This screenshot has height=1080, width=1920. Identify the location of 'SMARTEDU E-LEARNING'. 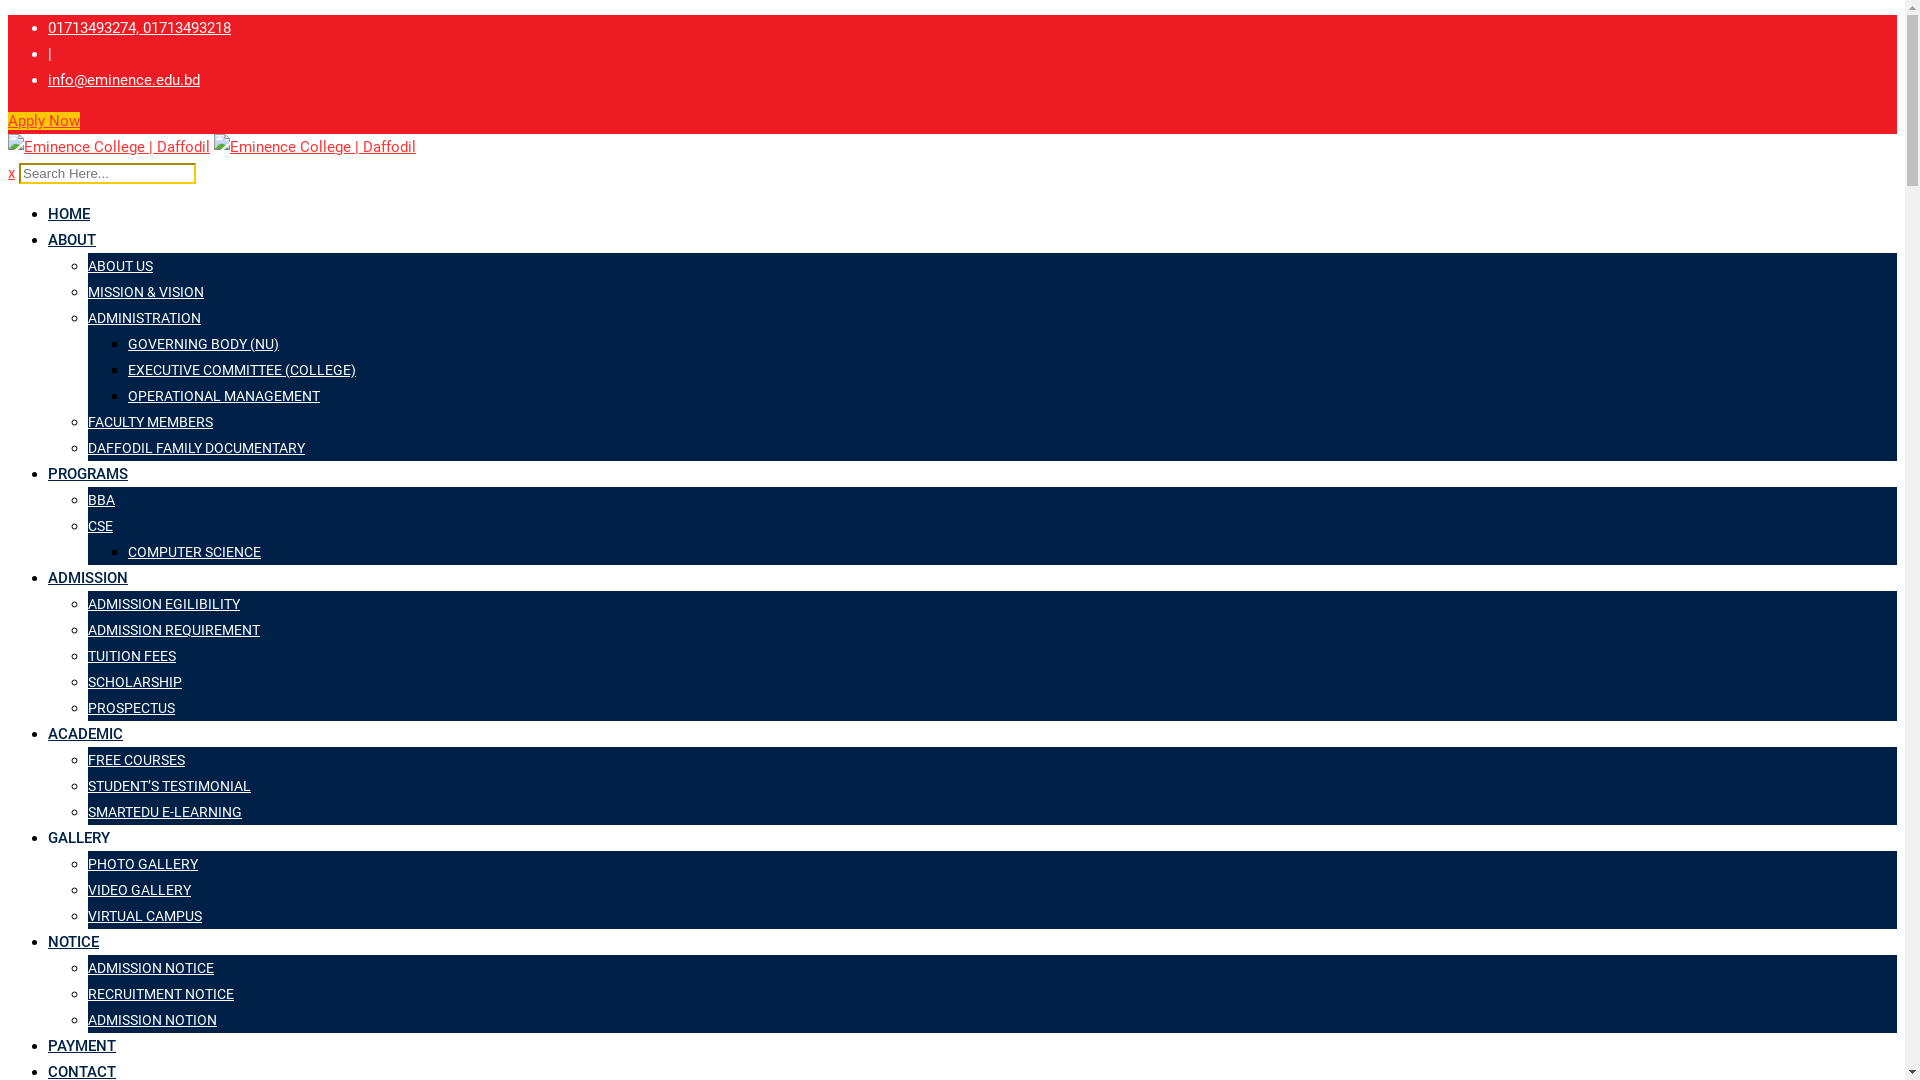
(164, 812).